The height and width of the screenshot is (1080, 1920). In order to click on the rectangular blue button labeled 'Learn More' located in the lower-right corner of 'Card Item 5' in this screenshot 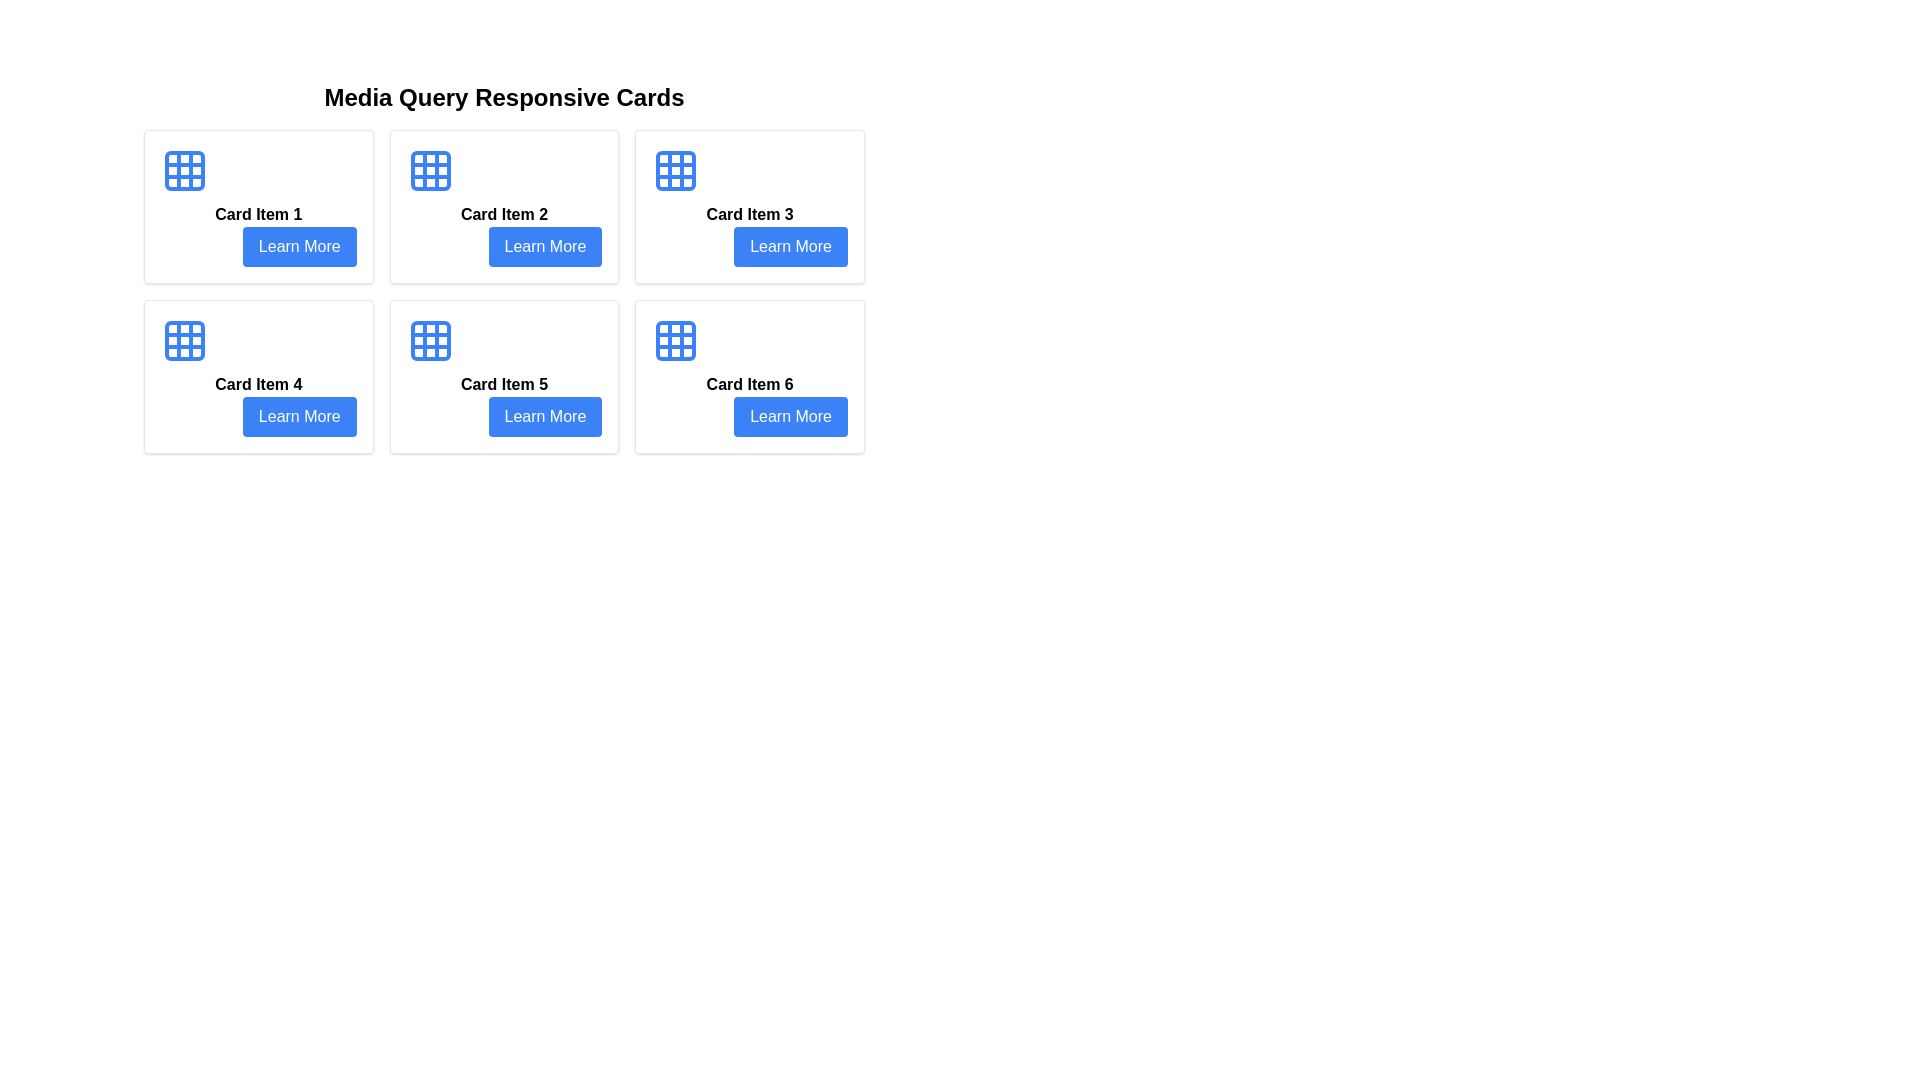, I will do `click(545, 415)`.